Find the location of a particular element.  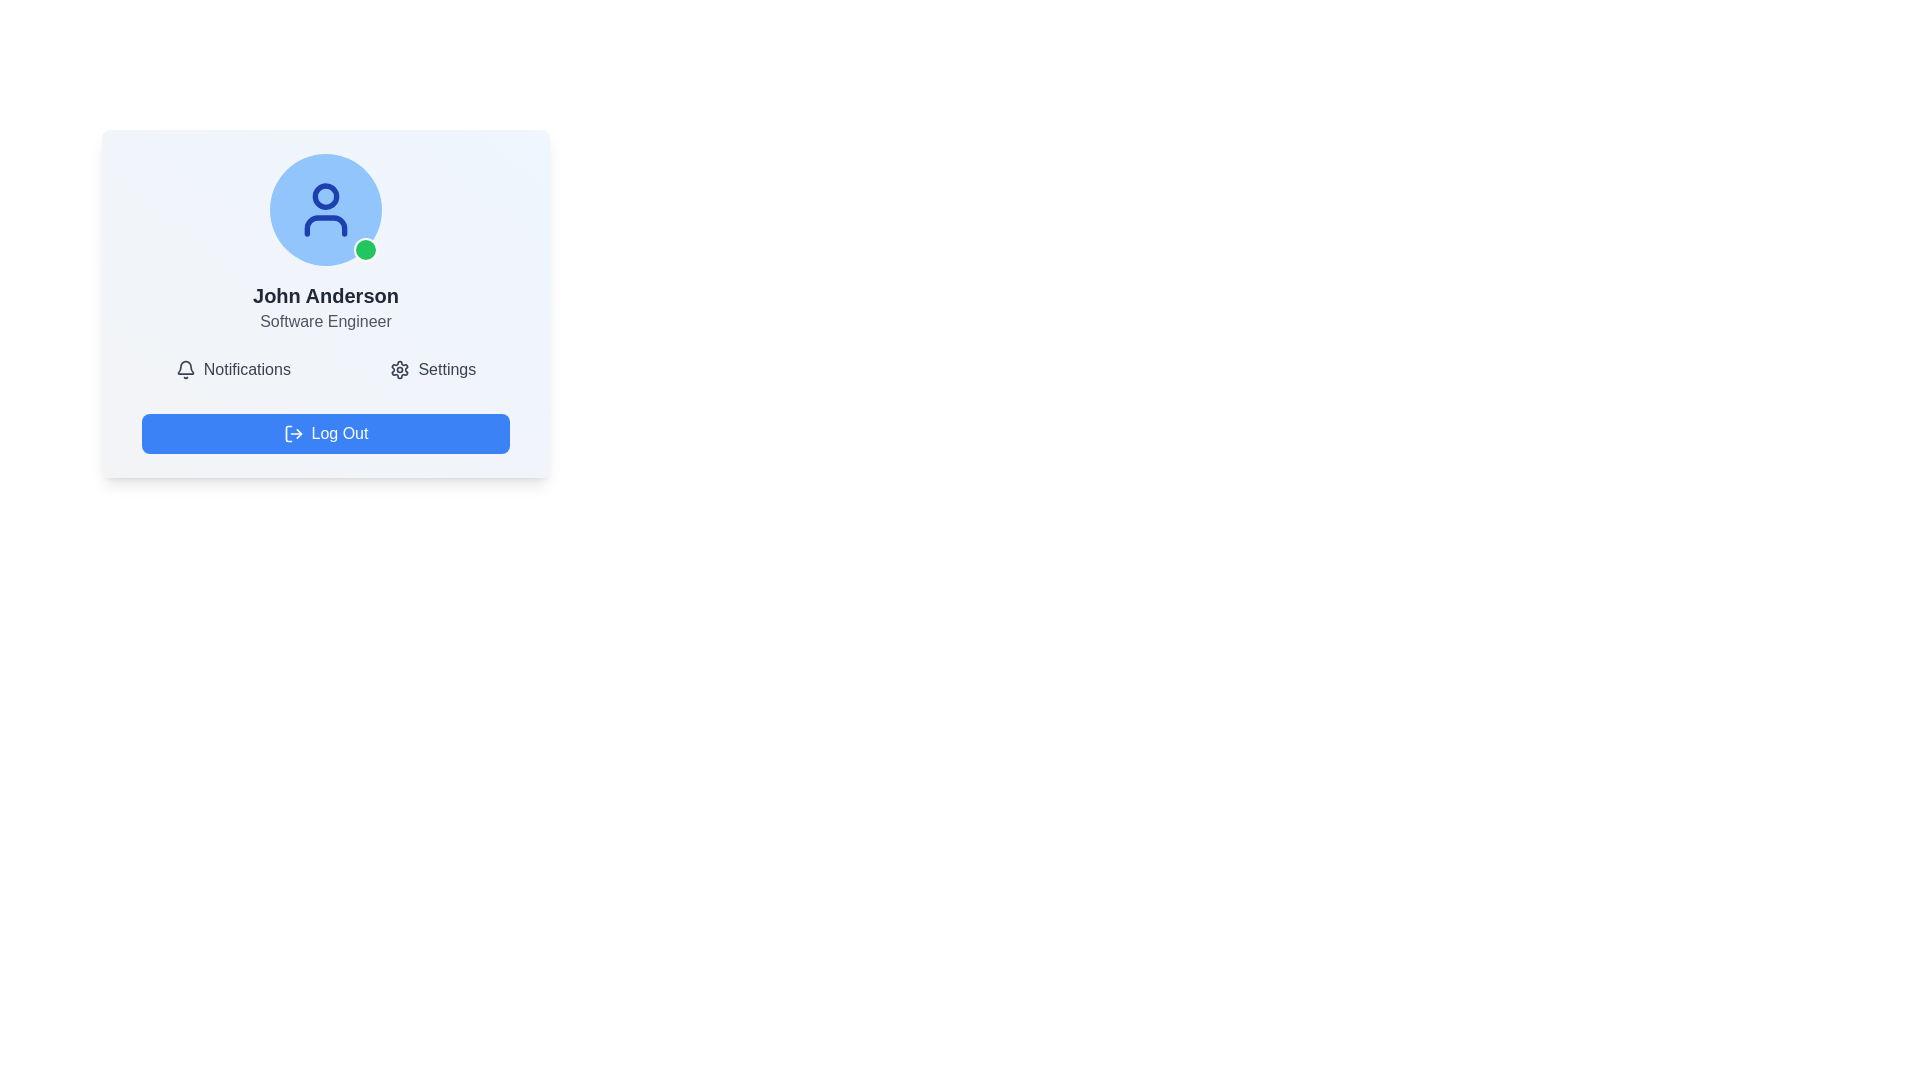

text displayed in the user profile area, which shows the user's name and title, located centrally below the user icon and above the 'Notifications' and 'Settings' buttons is located at coordinates (326, 308).